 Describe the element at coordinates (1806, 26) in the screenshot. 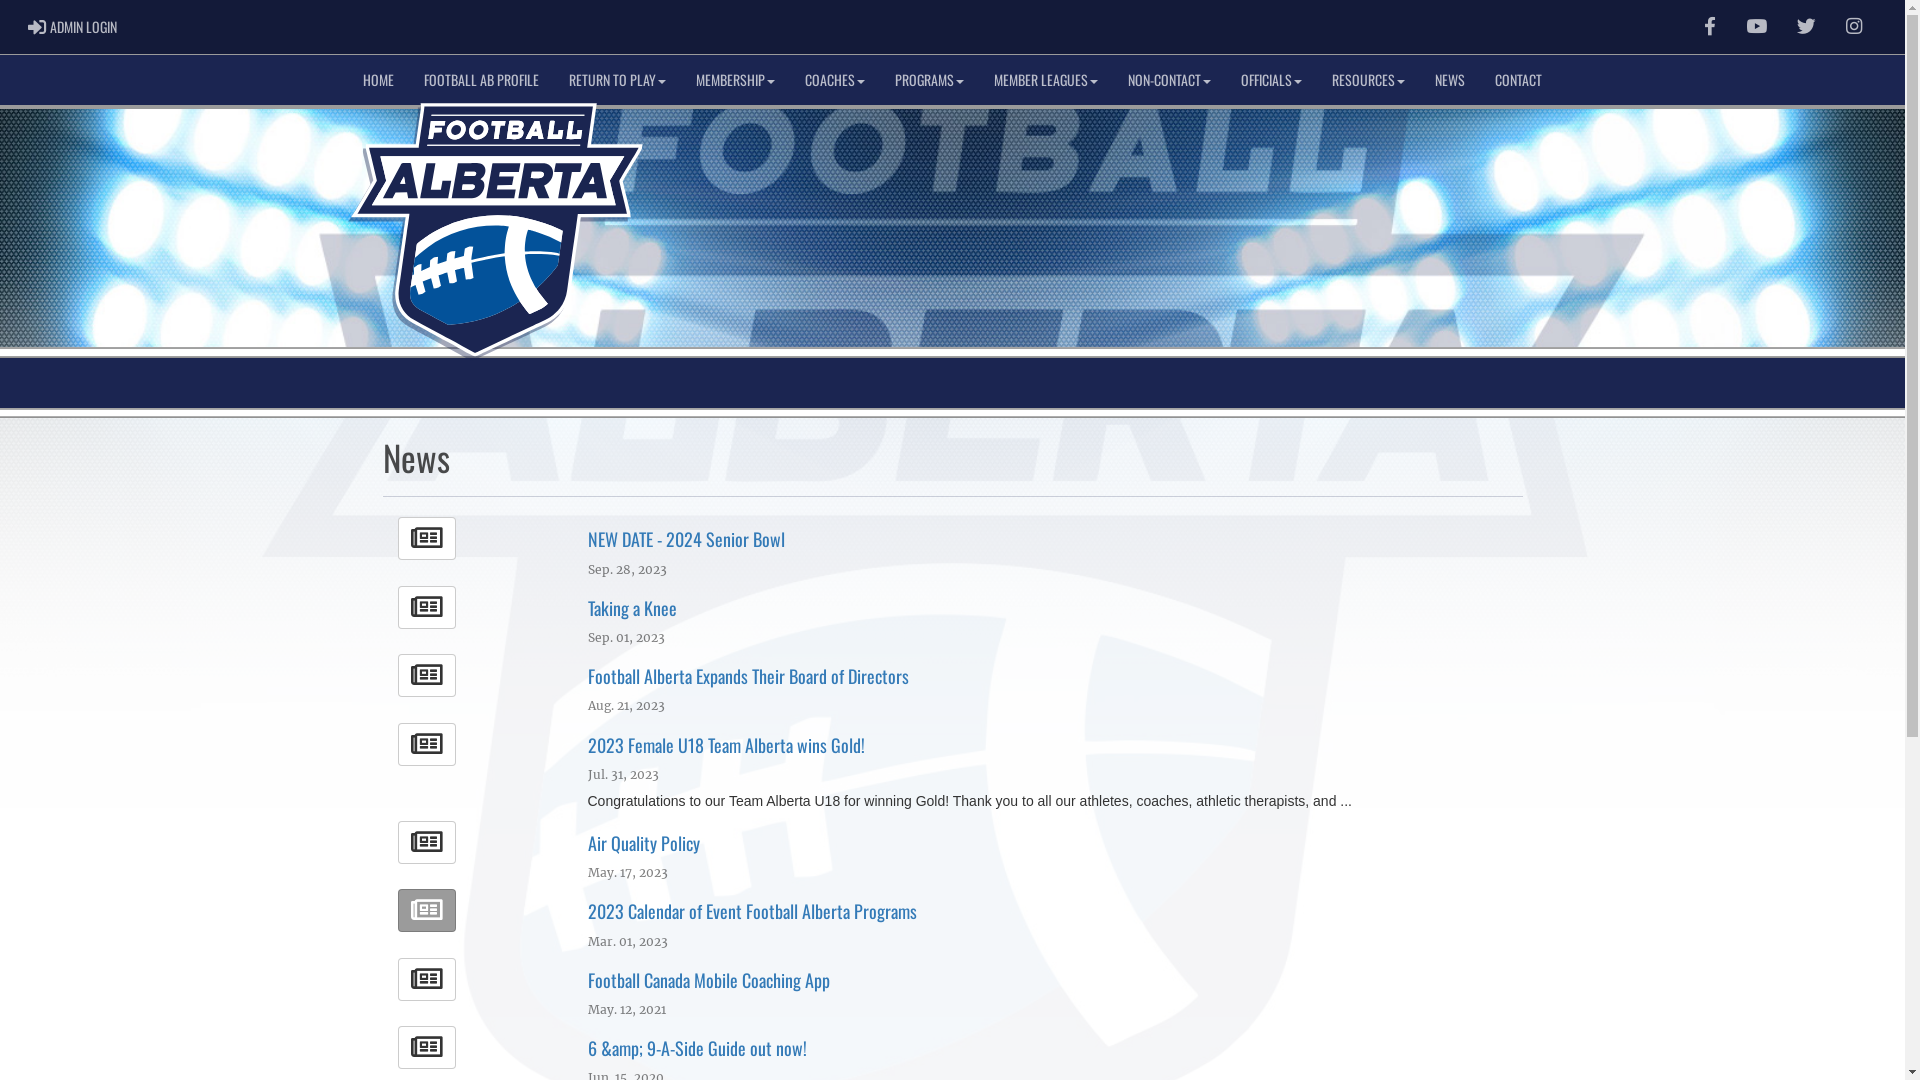

I see `'follow us'` at that location.